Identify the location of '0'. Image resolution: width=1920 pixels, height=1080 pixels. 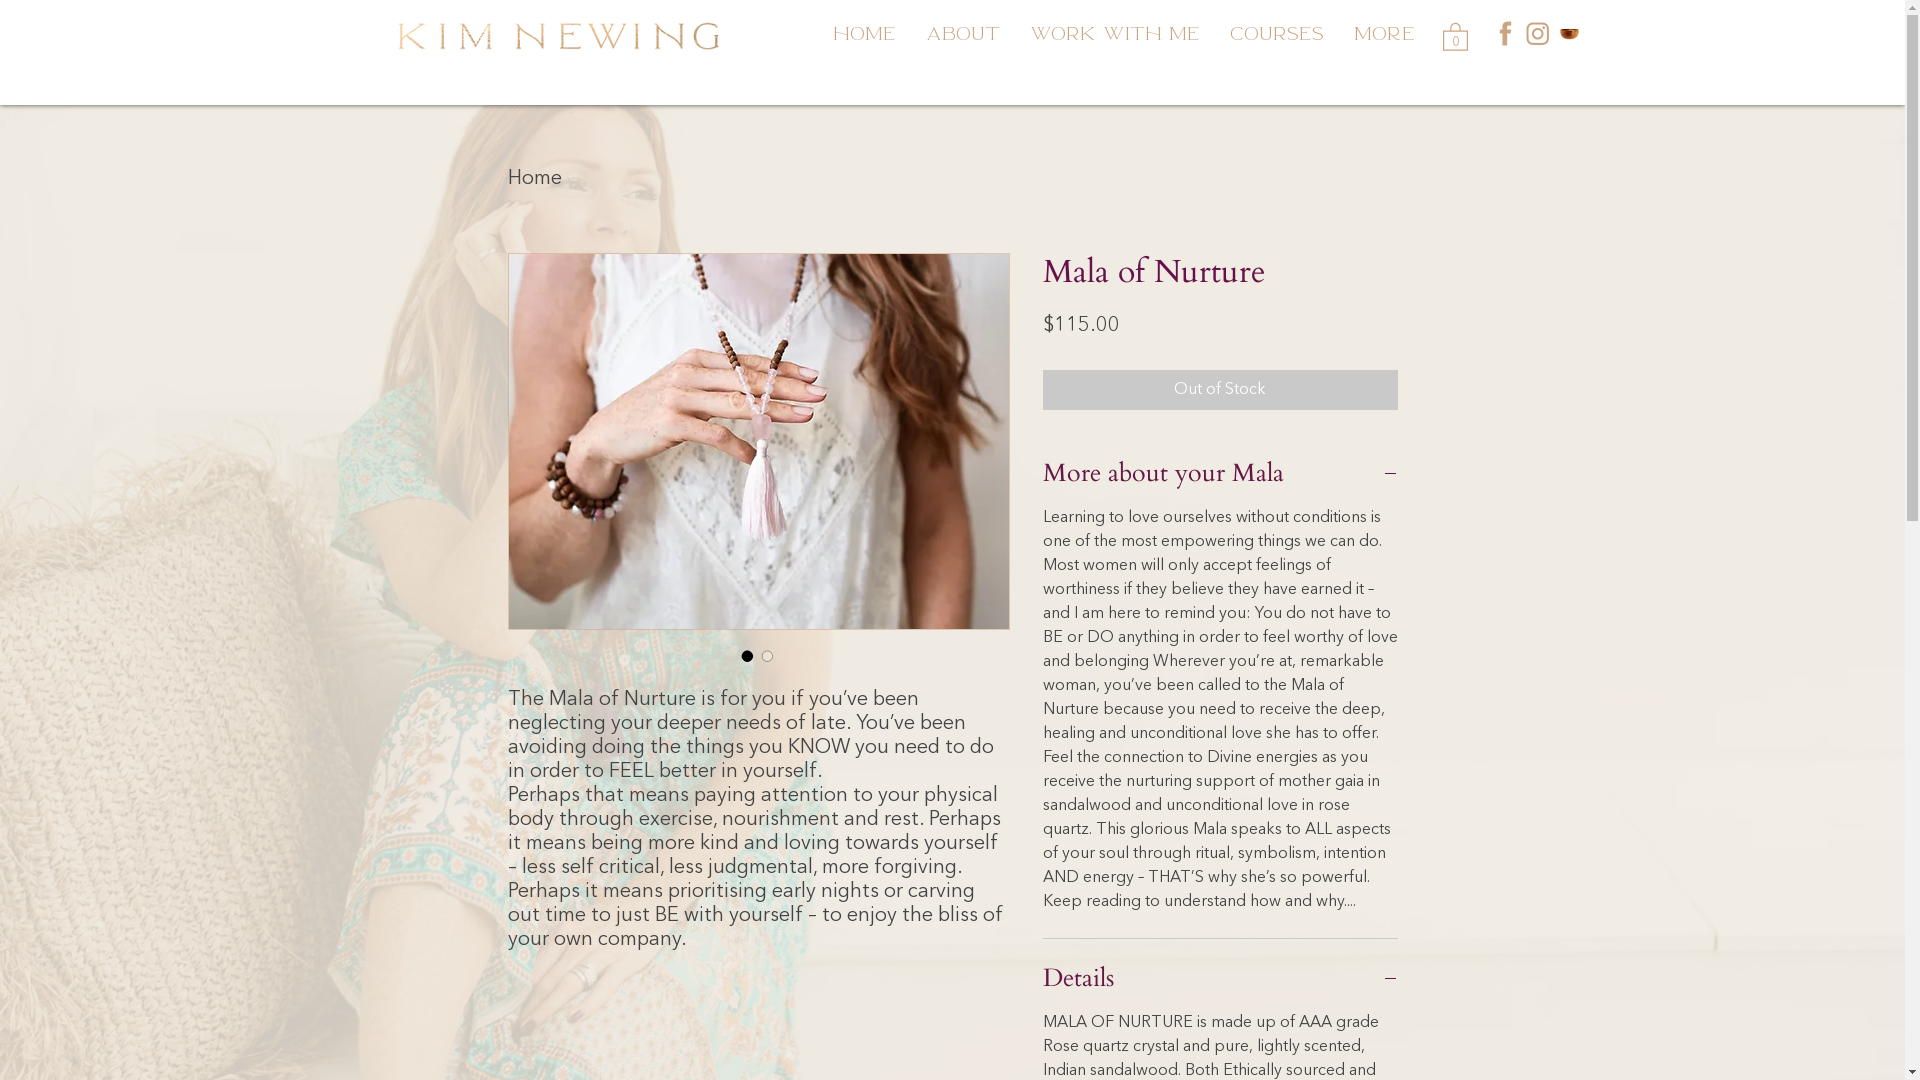
(1454, 35).